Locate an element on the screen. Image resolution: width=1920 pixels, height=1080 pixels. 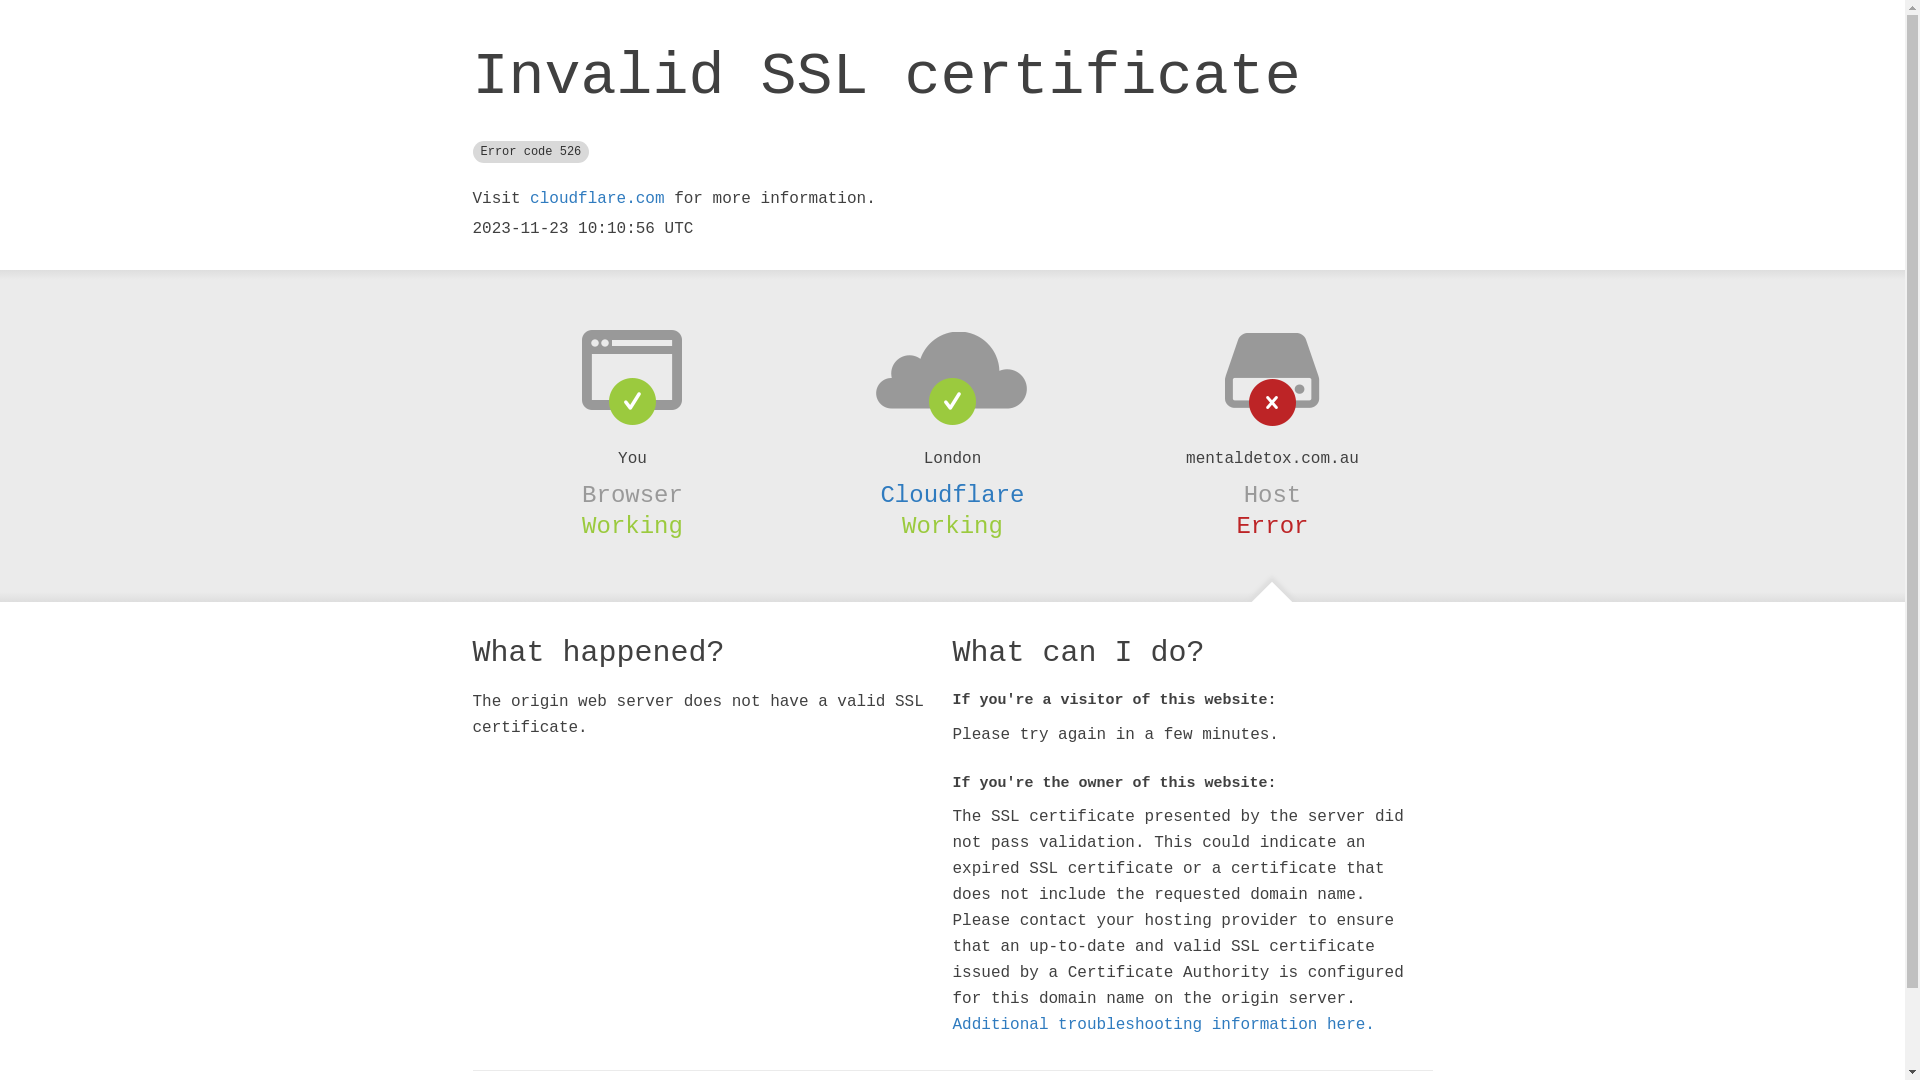
'Cloudflare' is located at coordinates (950, 495).